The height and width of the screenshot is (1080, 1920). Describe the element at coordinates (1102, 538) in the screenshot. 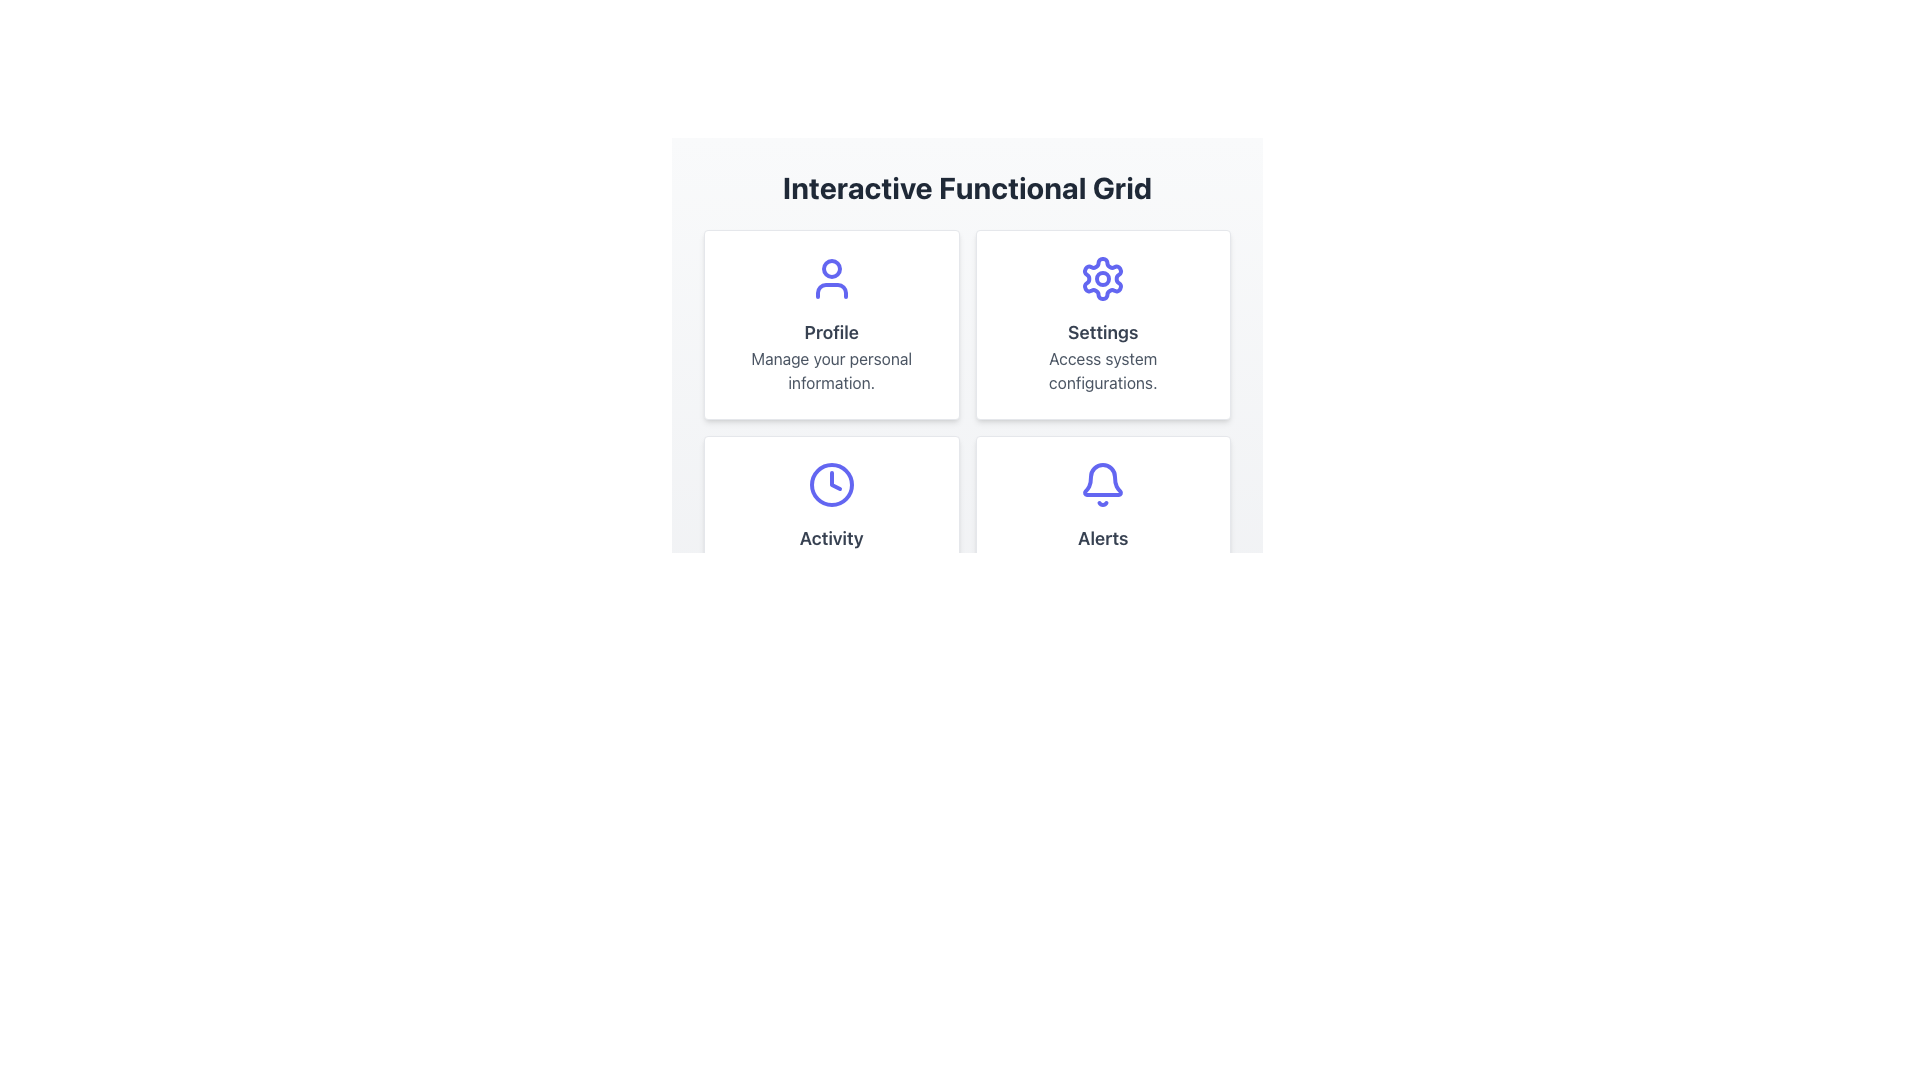

I see `the 'Alerts' descriptive label located in the lower-right box of the four-tile grid, which is centrally aligned below the bell icon` at that location.